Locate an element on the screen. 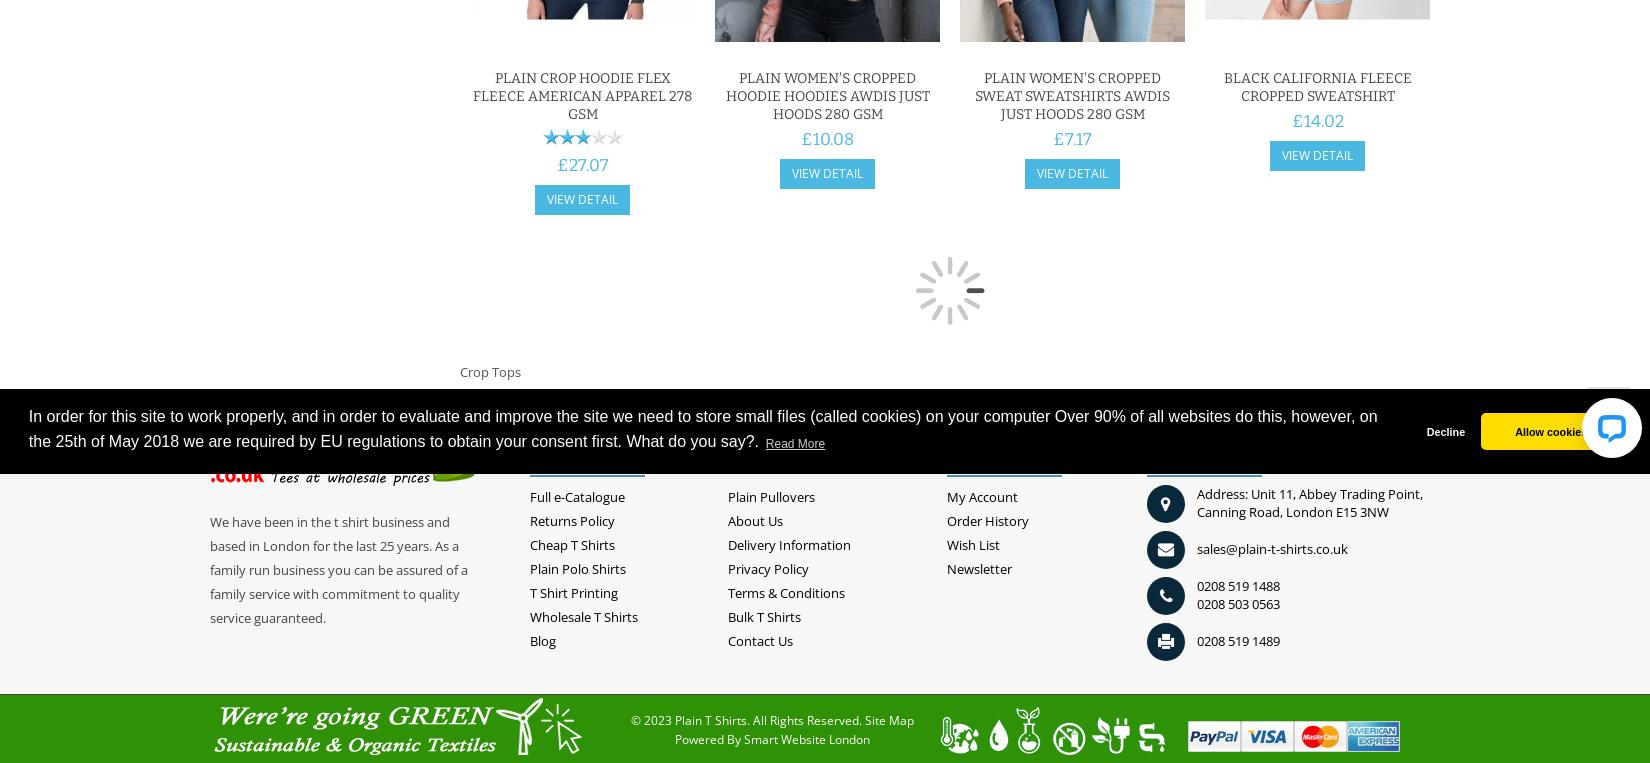 The image size is (1650, 763). 'Wish List' is located at coordinates (972, 544).